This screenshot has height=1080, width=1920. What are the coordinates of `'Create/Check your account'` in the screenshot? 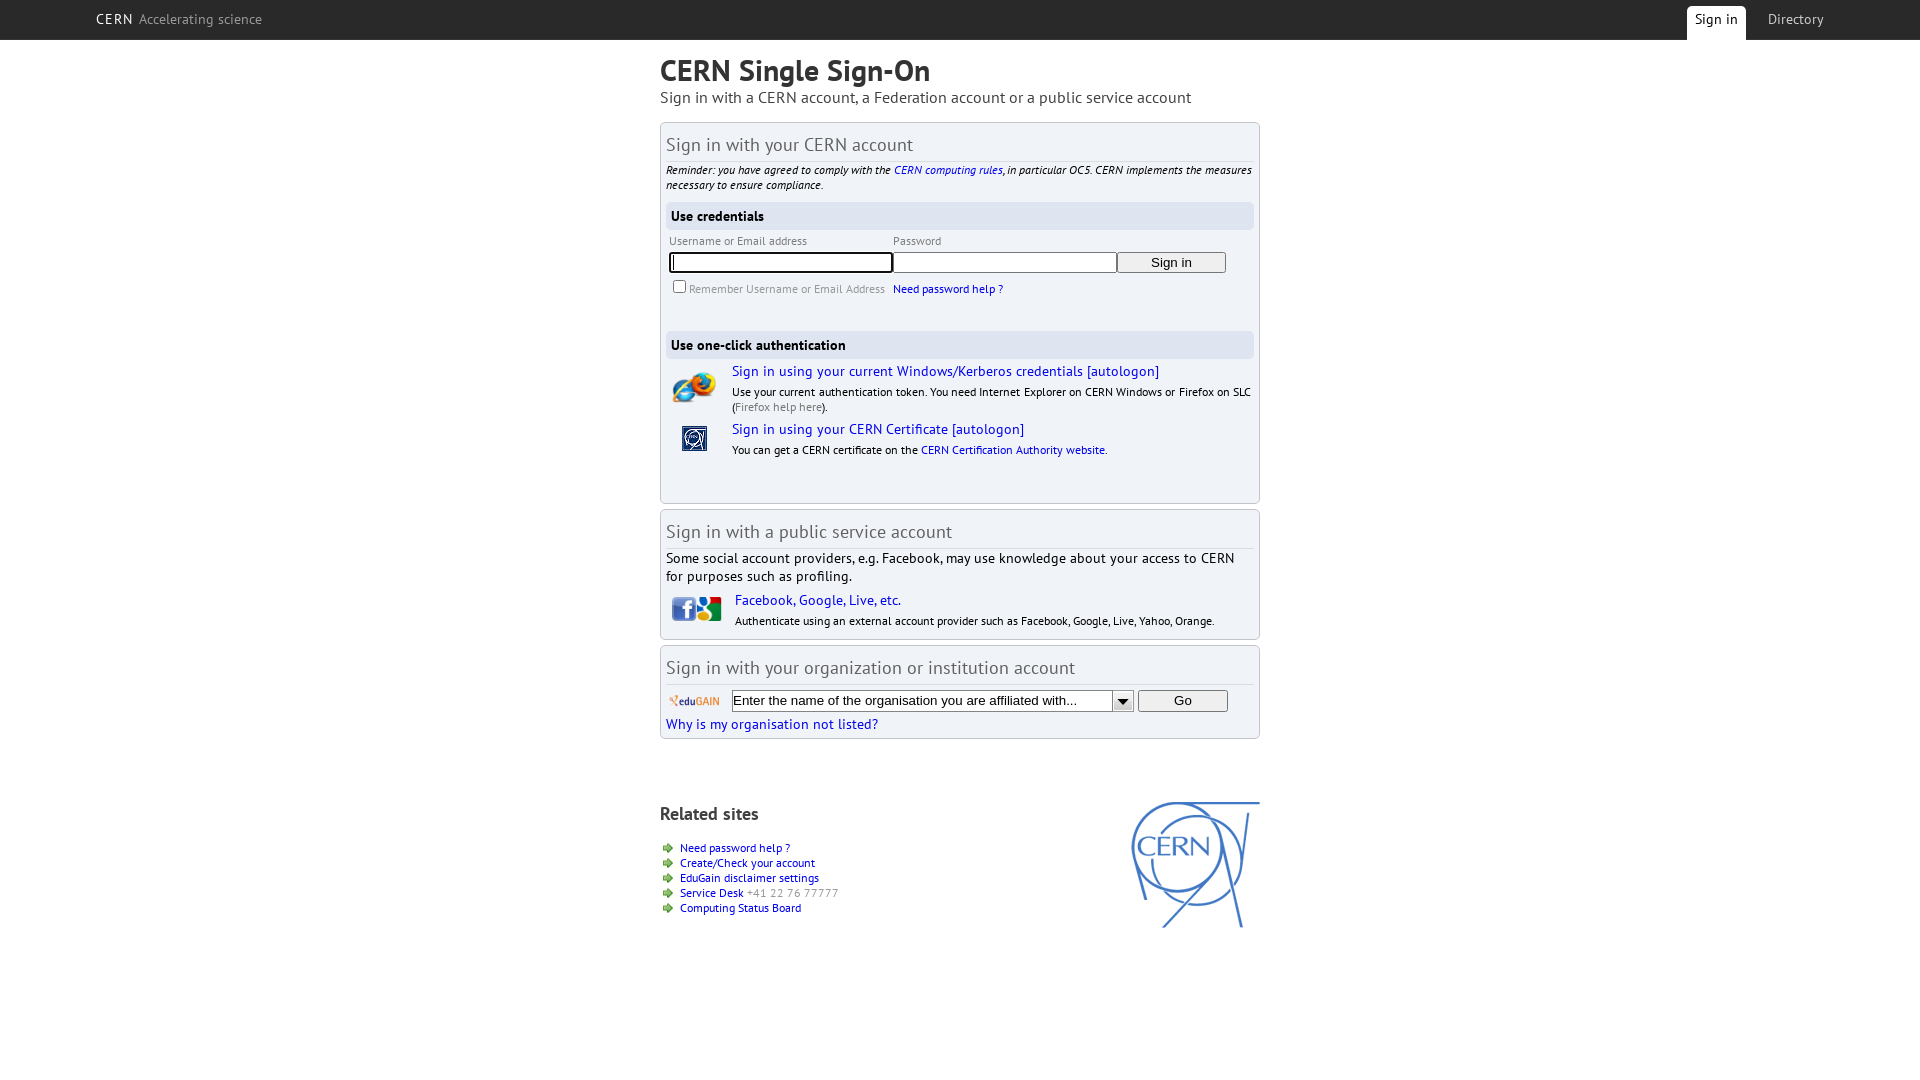 It's located at (746, 861).